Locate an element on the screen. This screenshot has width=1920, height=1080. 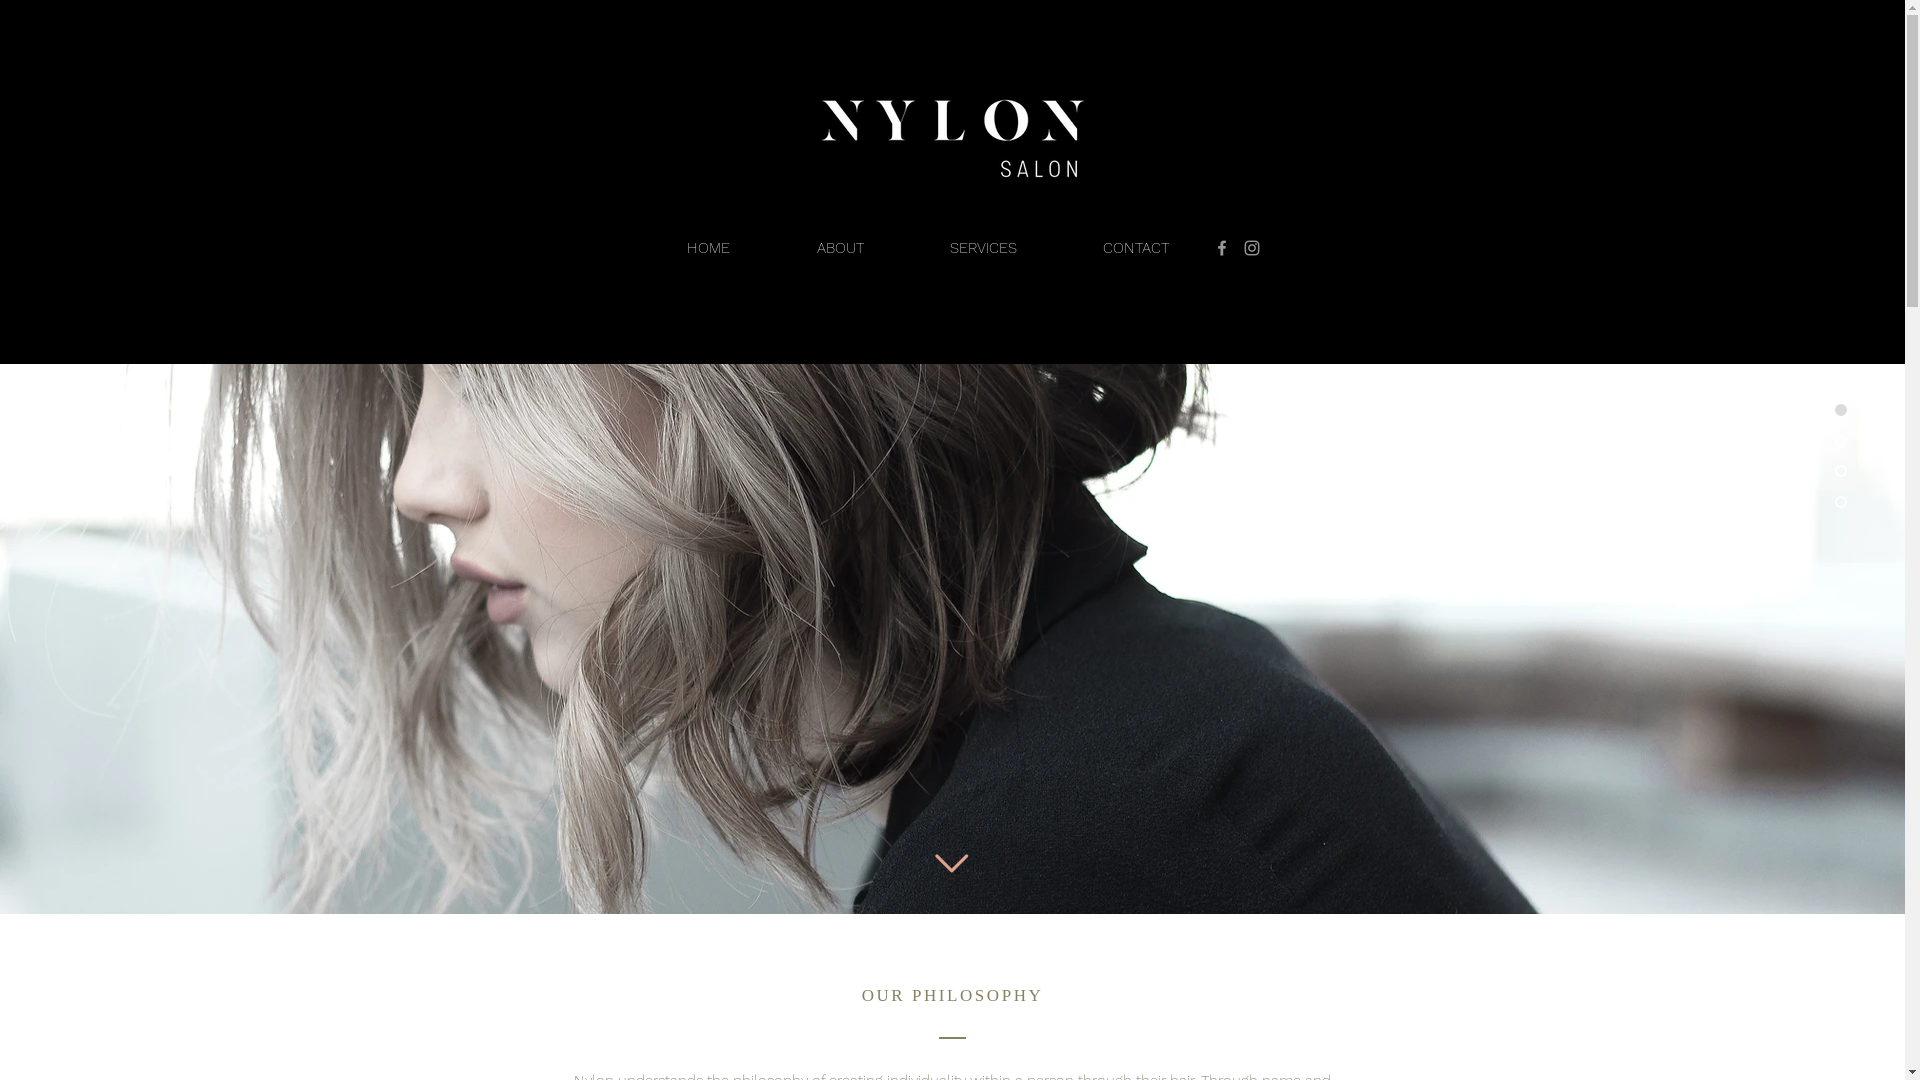
'CONTACT' is located at coordinates (1136, 246).